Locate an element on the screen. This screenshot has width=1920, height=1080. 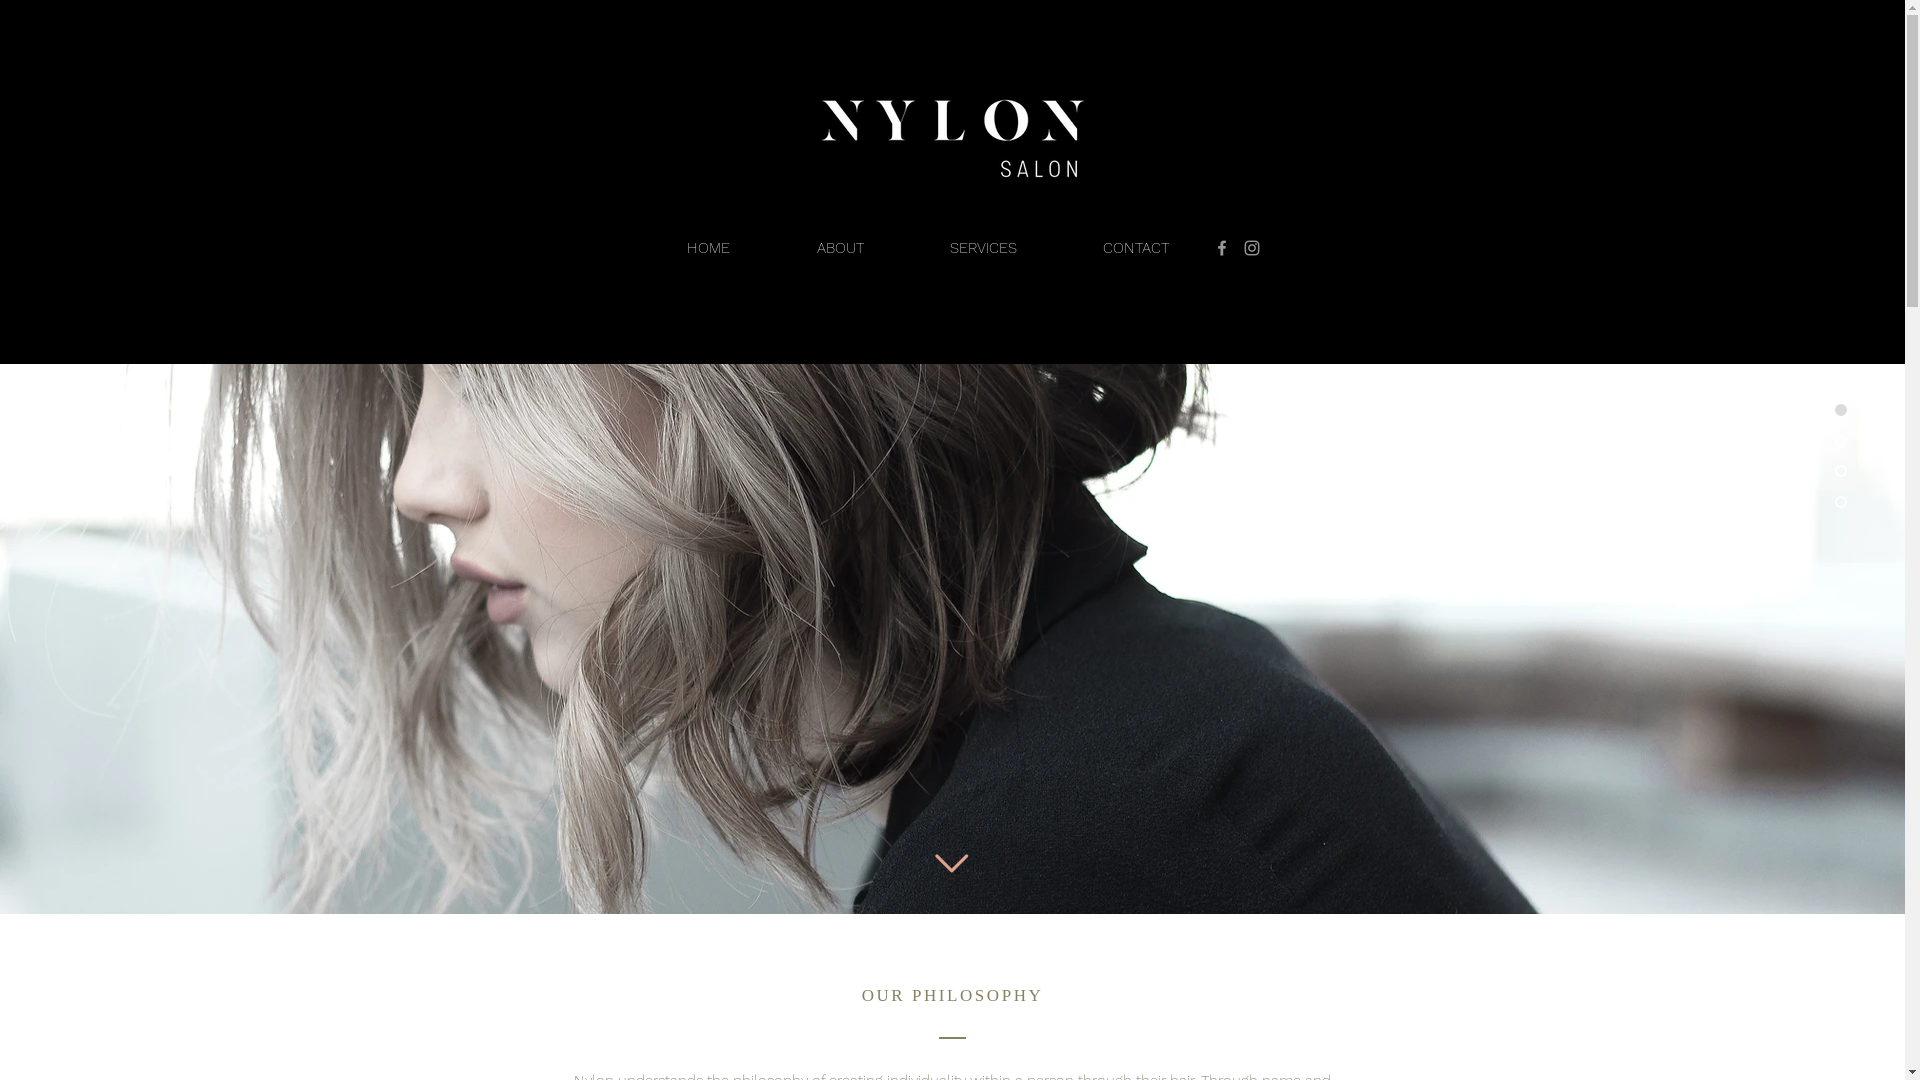
'CONTACT' is located at coordinates (1136, 246).